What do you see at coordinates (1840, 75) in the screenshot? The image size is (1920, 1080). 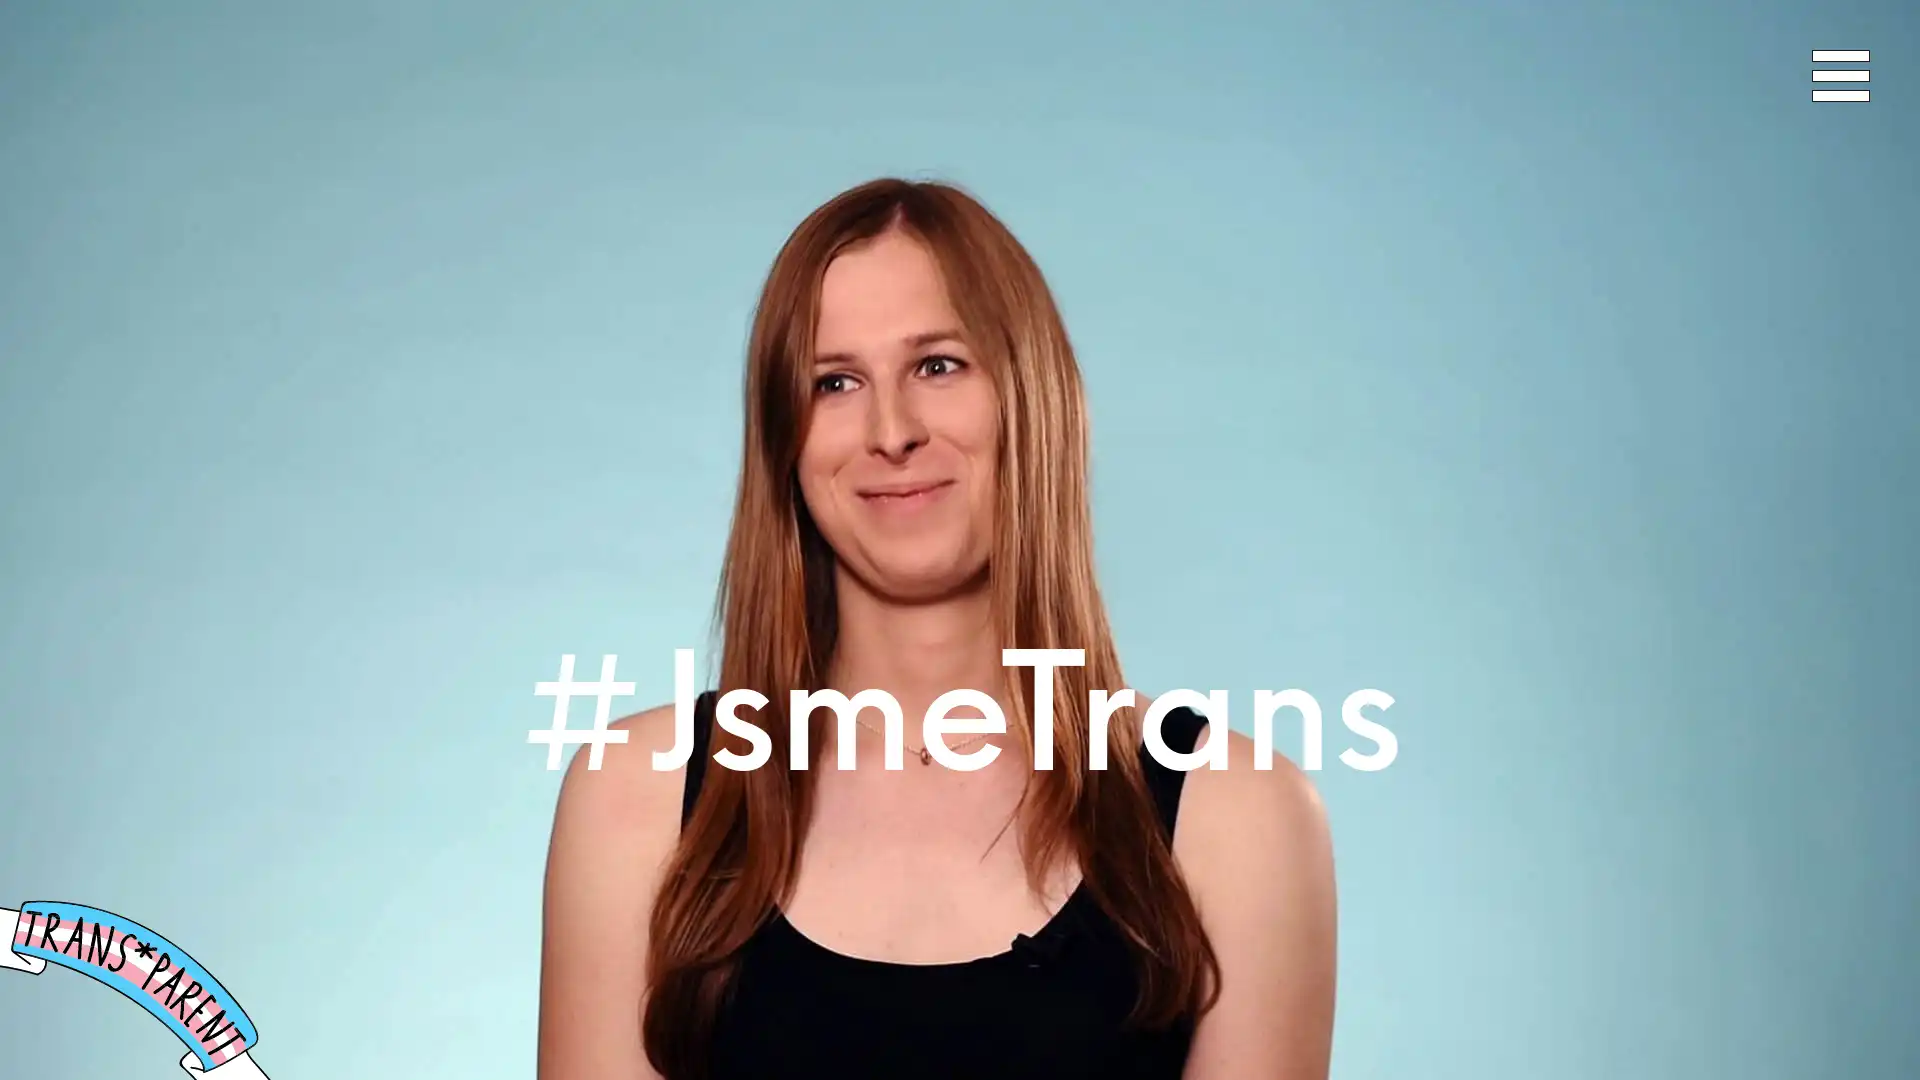 I see `Menu` at bounding box center [1840, 75].